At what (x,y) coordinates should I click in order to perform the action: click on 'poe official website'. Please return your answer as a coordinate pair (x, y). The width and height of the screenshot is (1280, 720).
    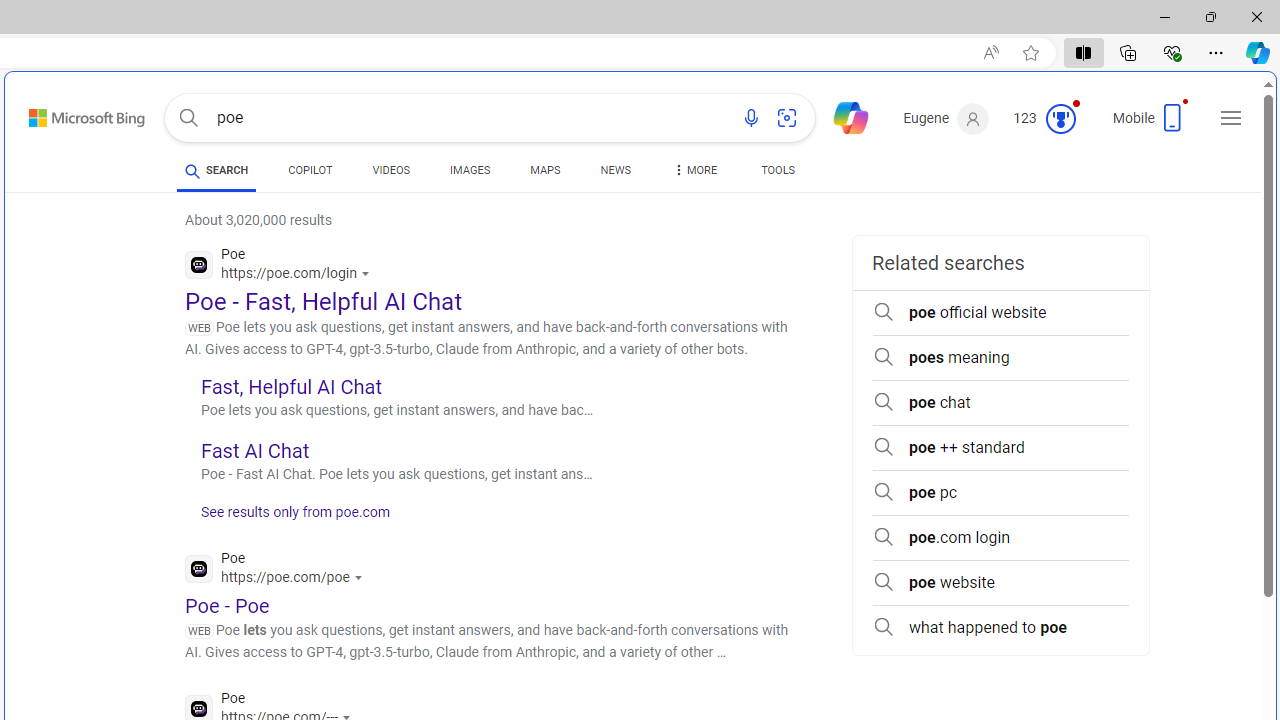
    Looking at the image, I should click on (1000, 312).